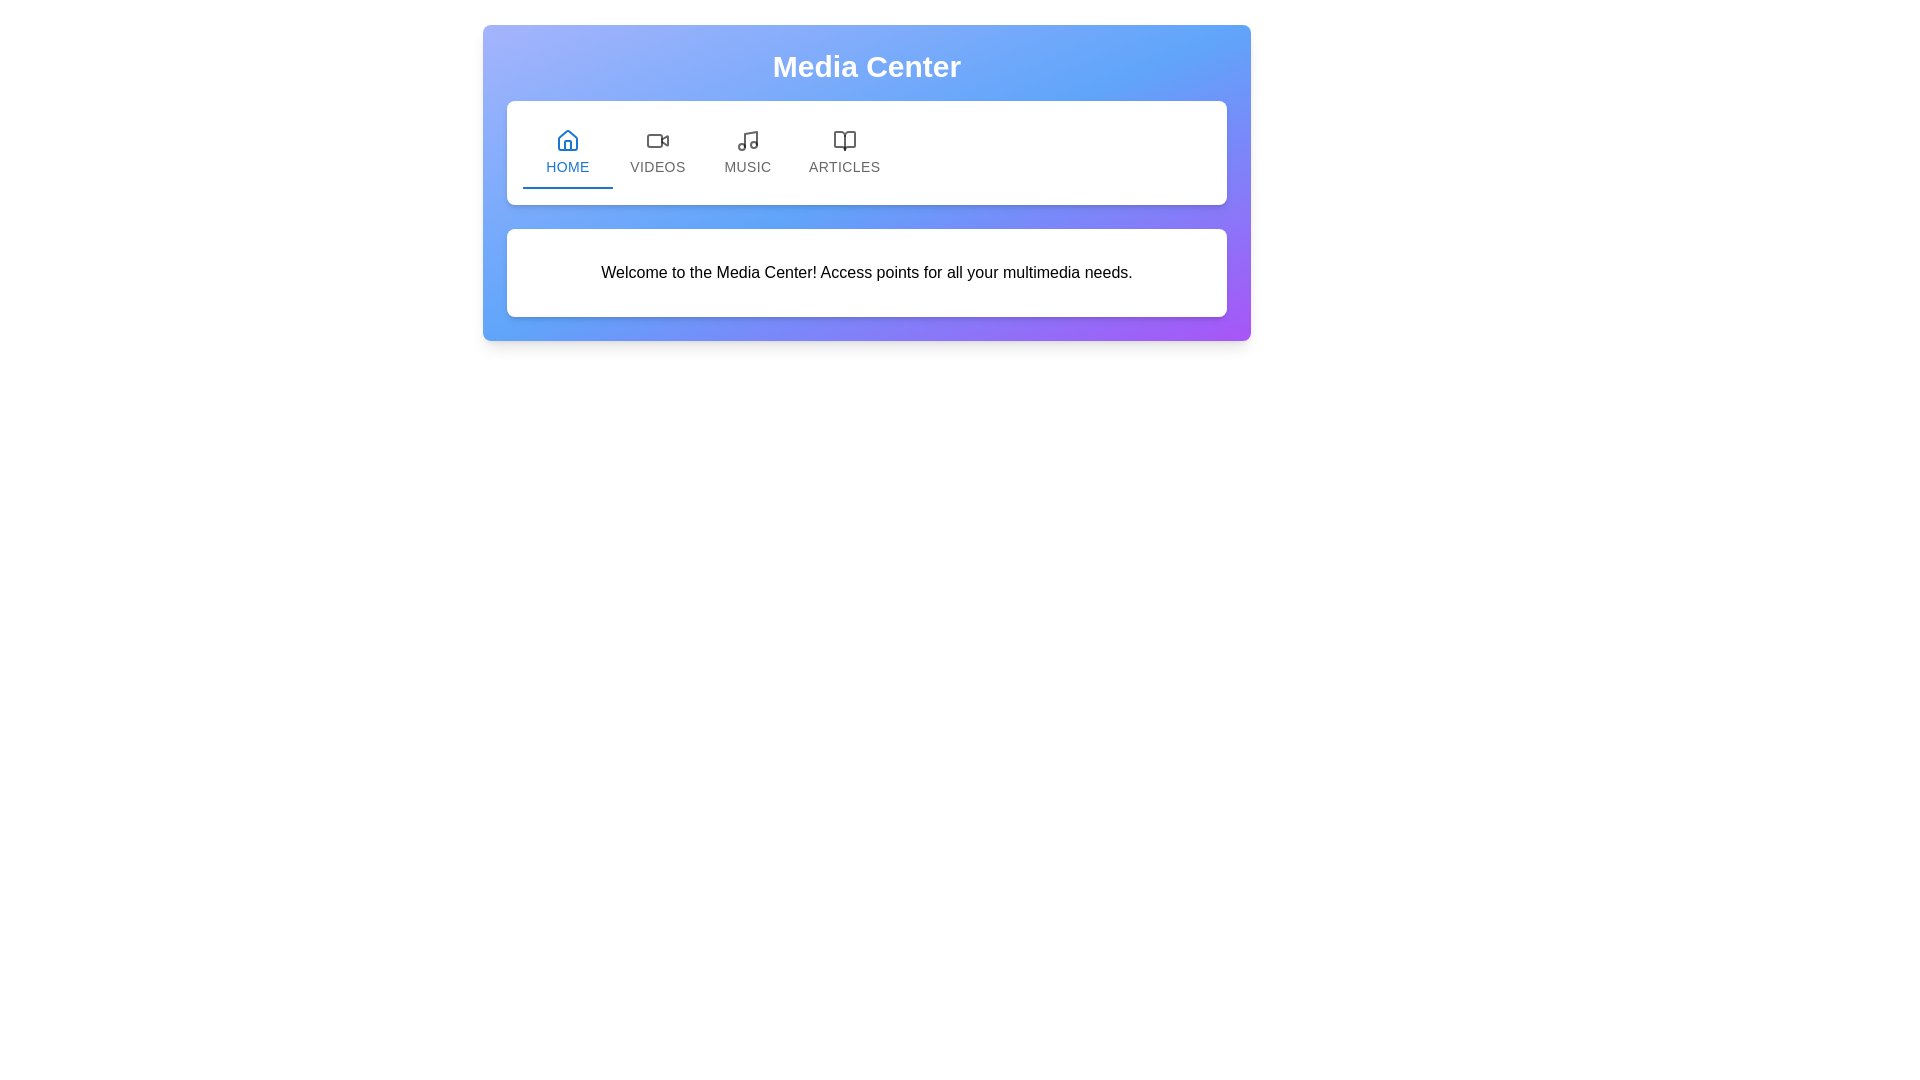  I want to click on the 'Articles' tab in the tab group UI component located under the 'Media Center' heading, so click(867, 152).